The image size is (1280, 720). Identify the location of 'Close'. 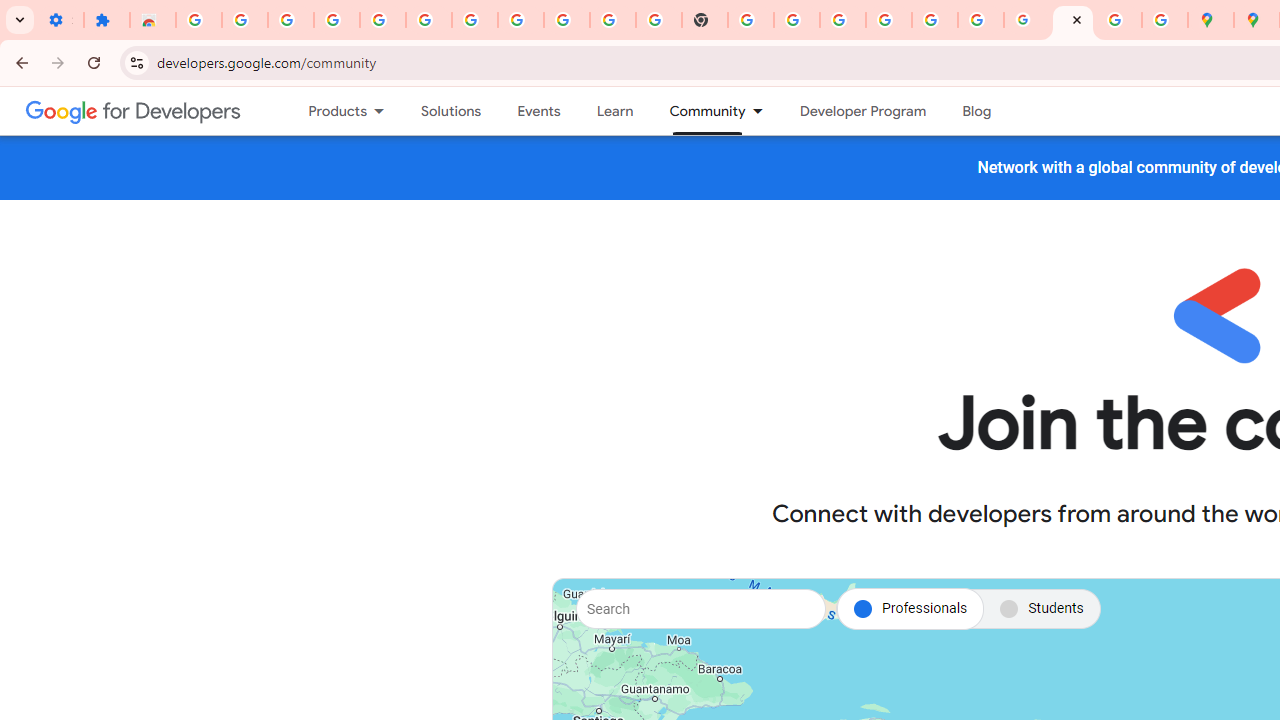
(1075, 19).